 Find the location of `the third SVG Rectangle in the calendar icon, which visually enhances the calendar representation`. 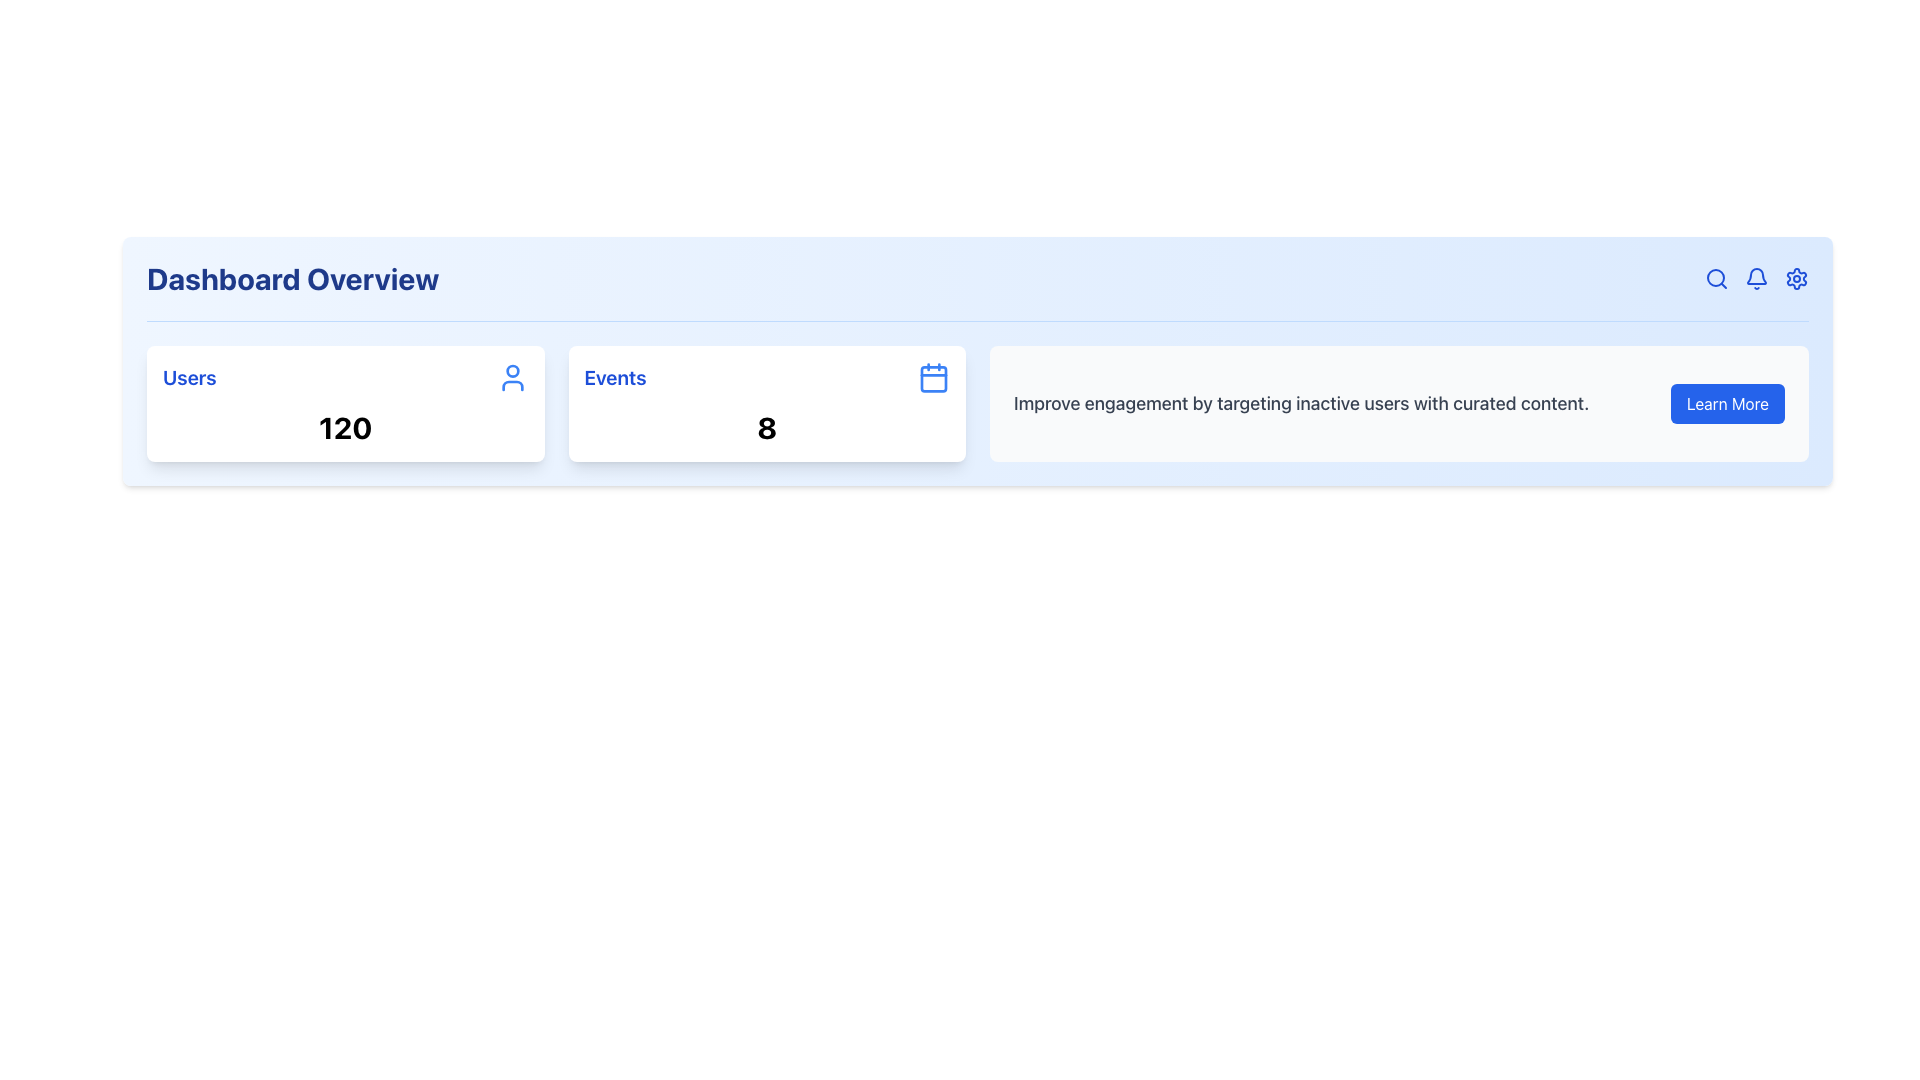

the third SVG Rectangle in the calendar icon, which visually enhances the calendar representation is located at coordinates (933, 378).